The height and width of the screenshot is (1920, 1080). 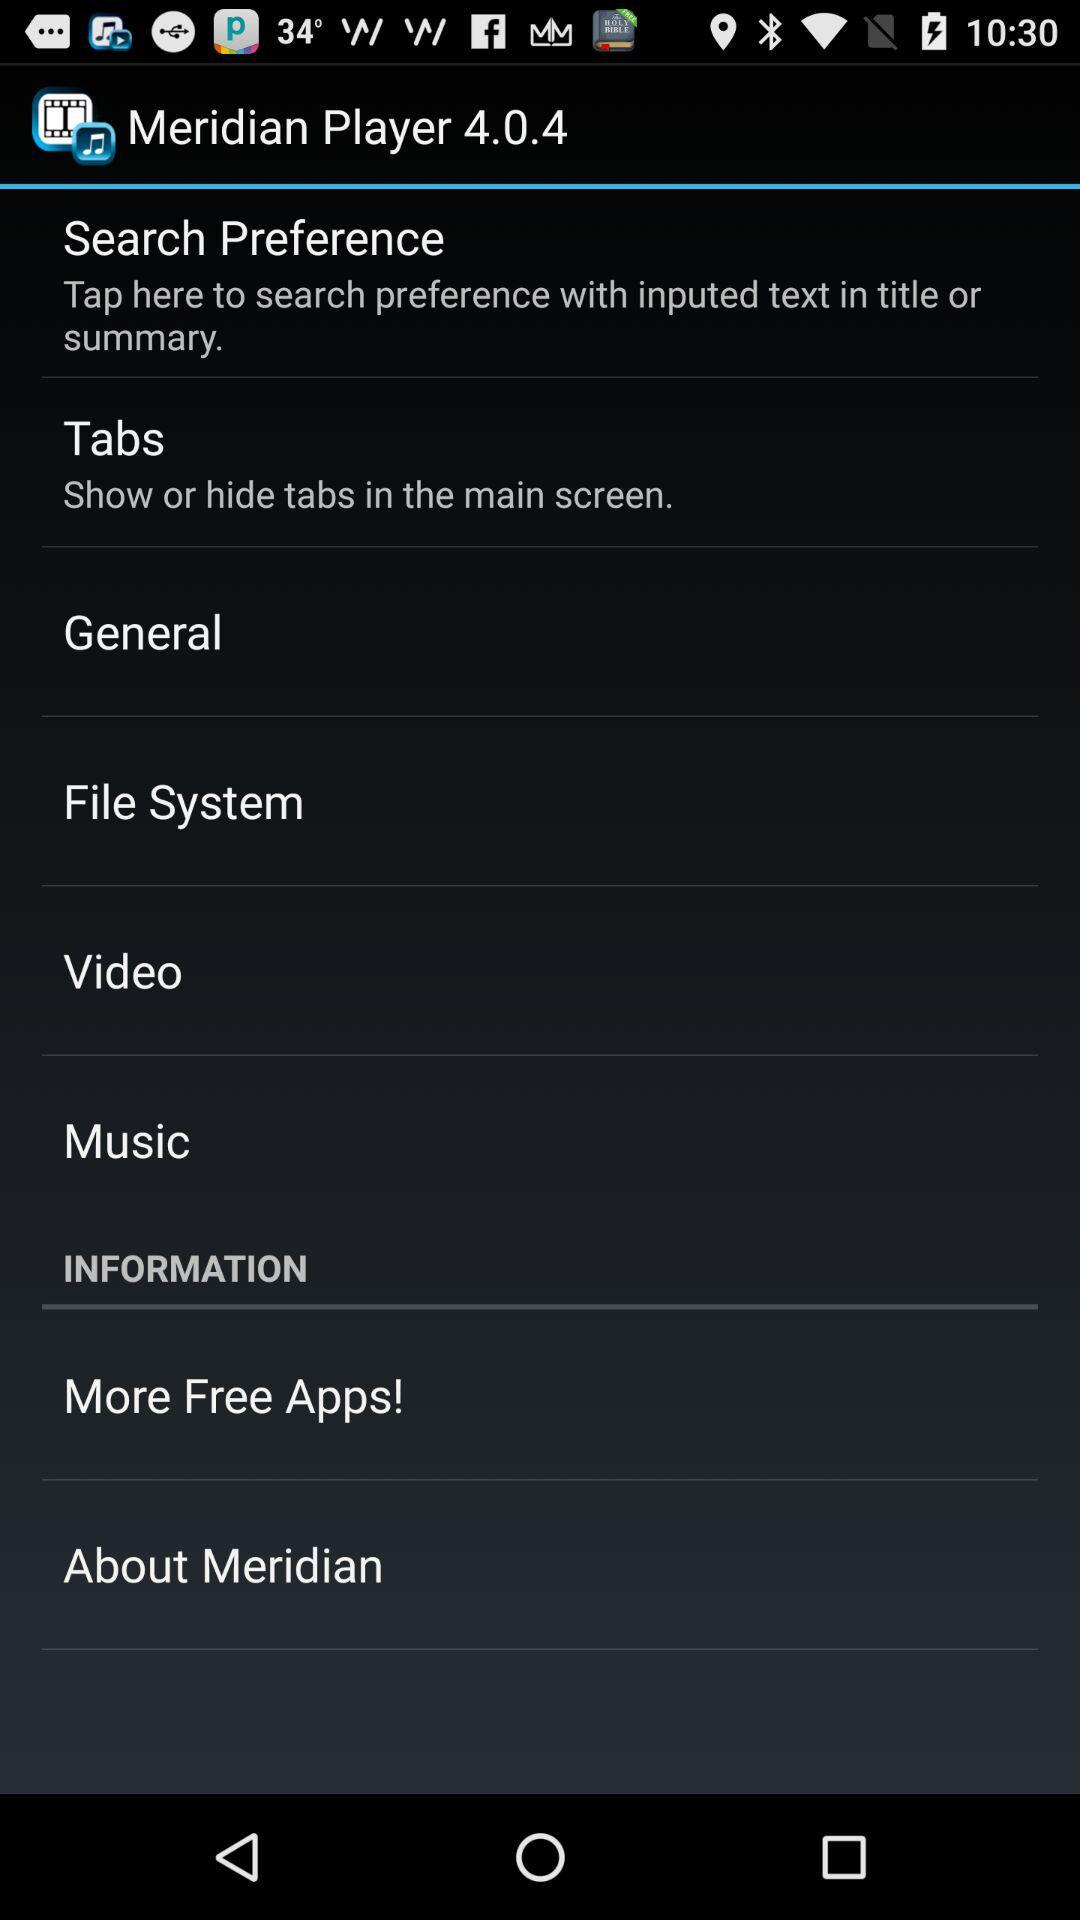 I want to click on the music, so click(x=126, y=1139).